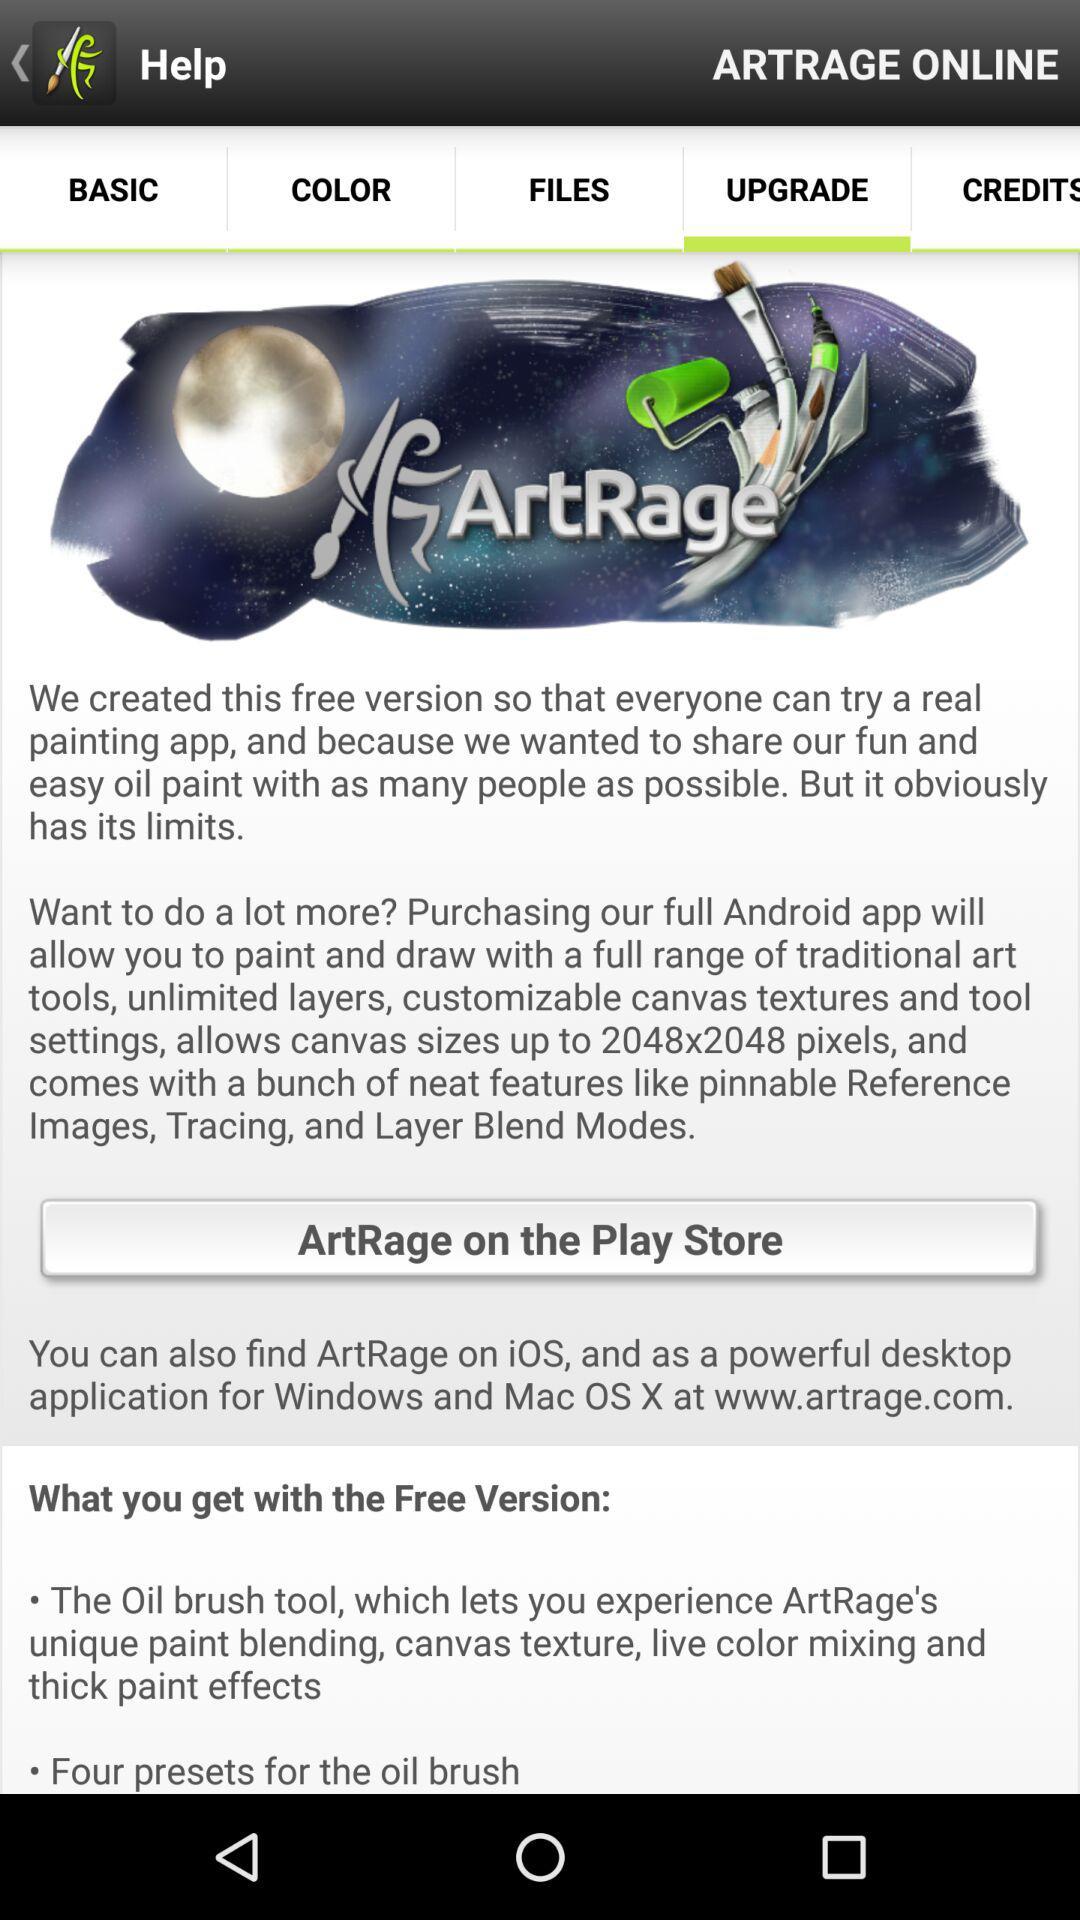 This screenshot has width=1080, height=1920. Describe the element at coordinates (884, 62) in the screenshot. I see `artrage online icon` at that location.